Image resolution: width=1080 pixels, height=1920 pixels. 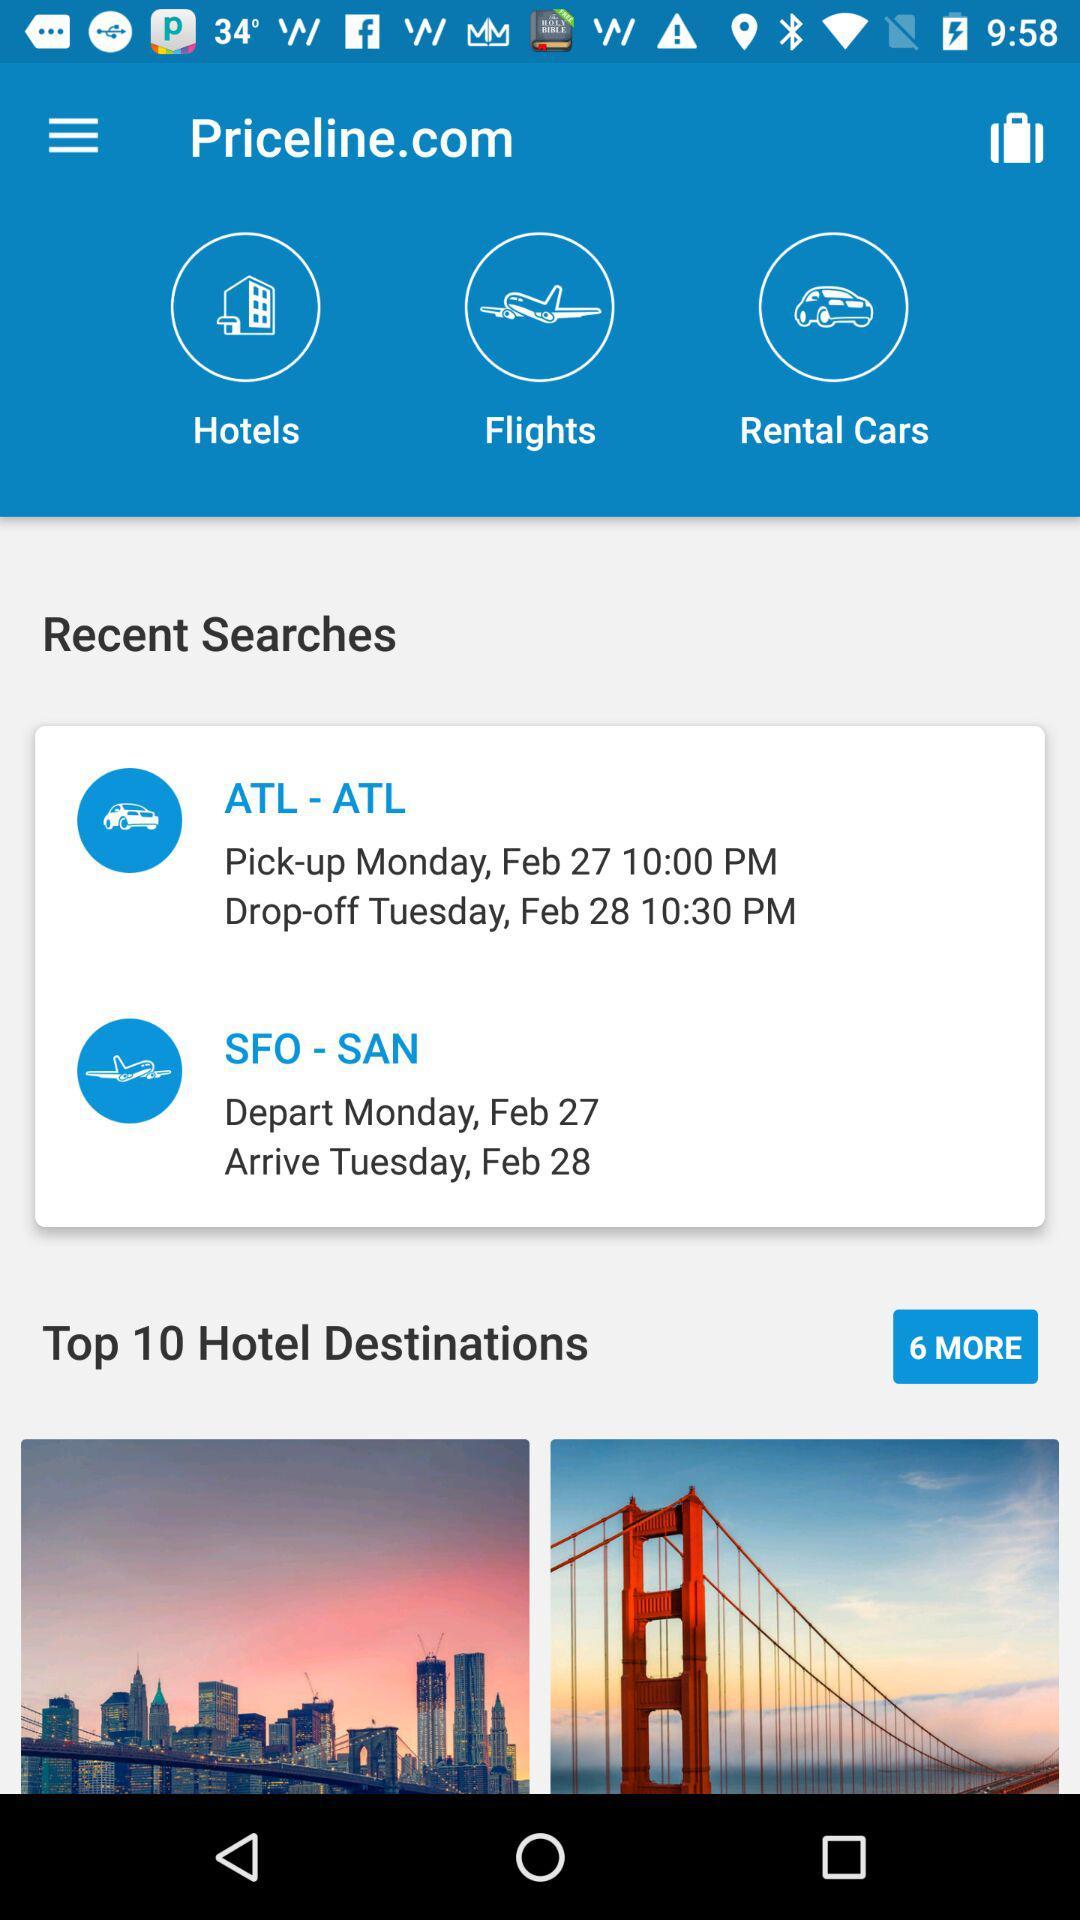 I want to click on item above pick up monday item, so click(x=833, y=342).